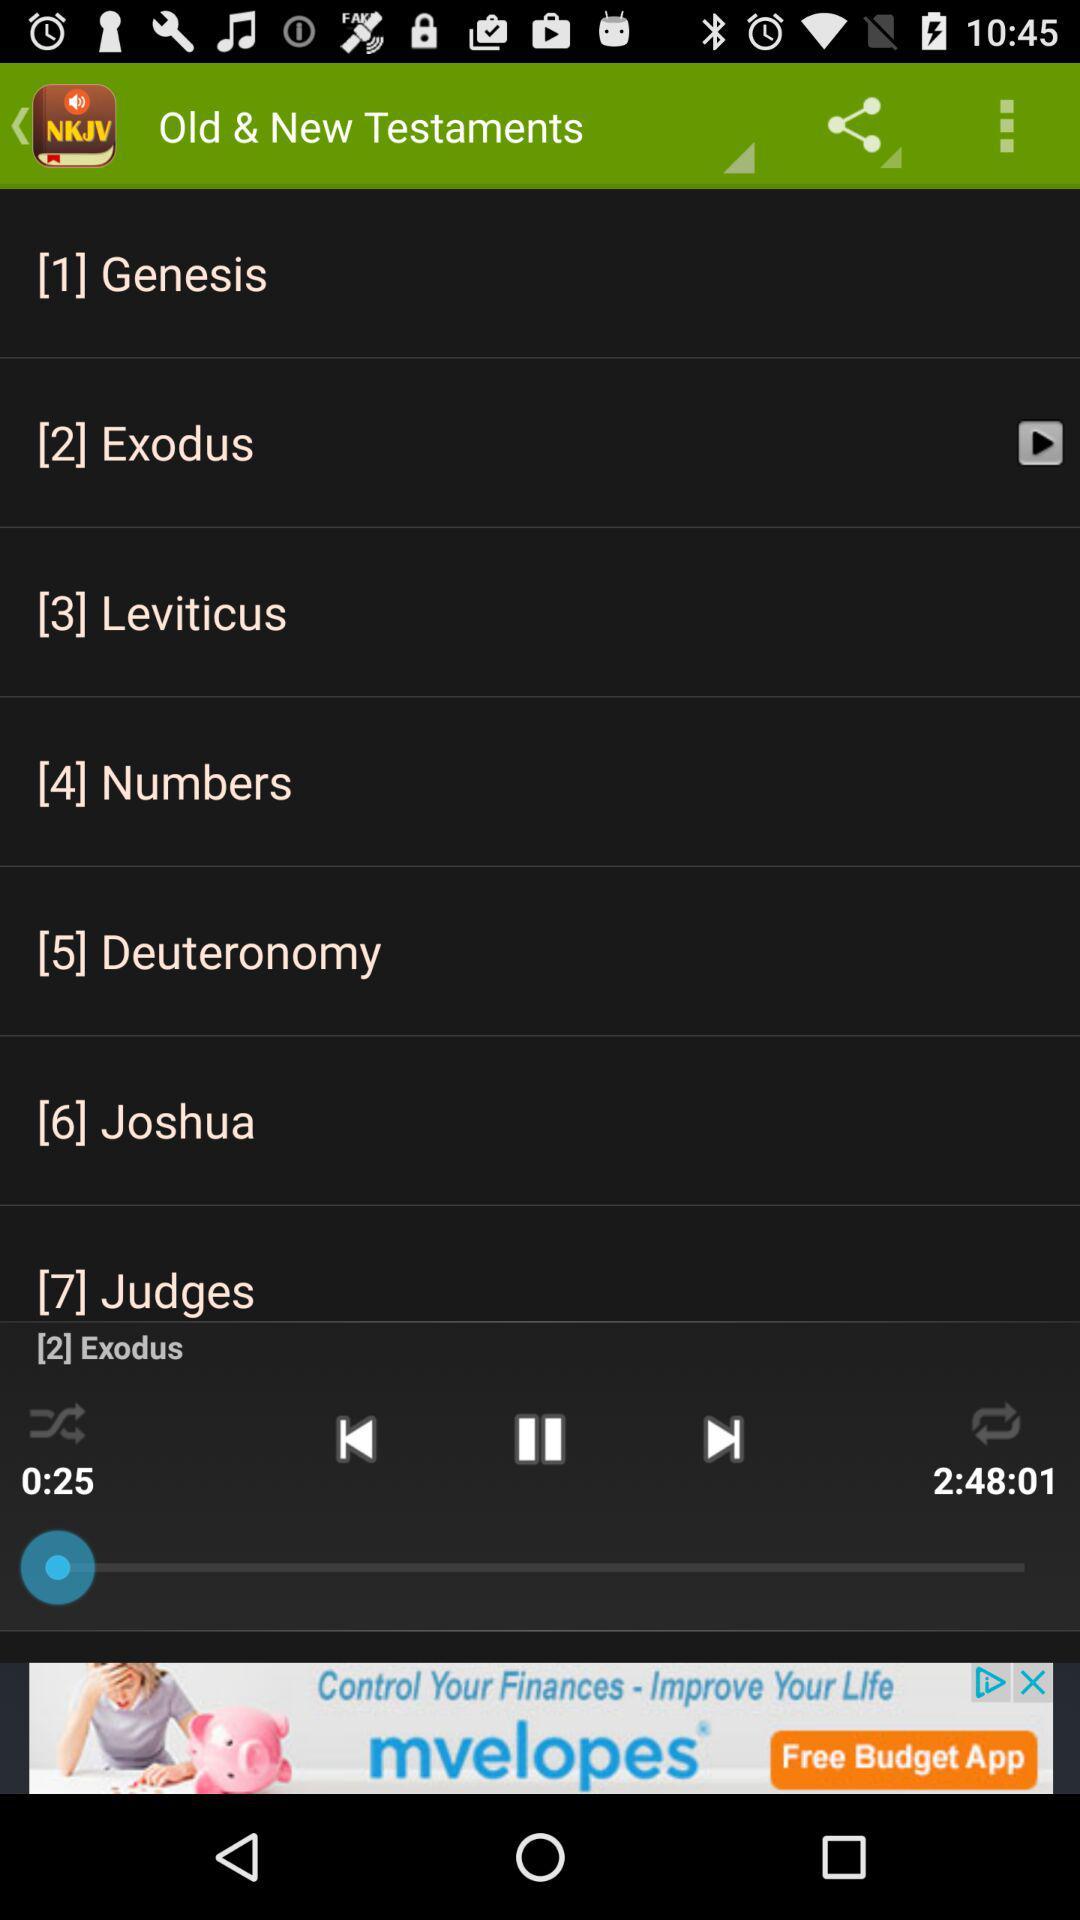  Describe the element at coordinates (723, 1538) in the screenshot. I see `the skip_next icon` at that location.